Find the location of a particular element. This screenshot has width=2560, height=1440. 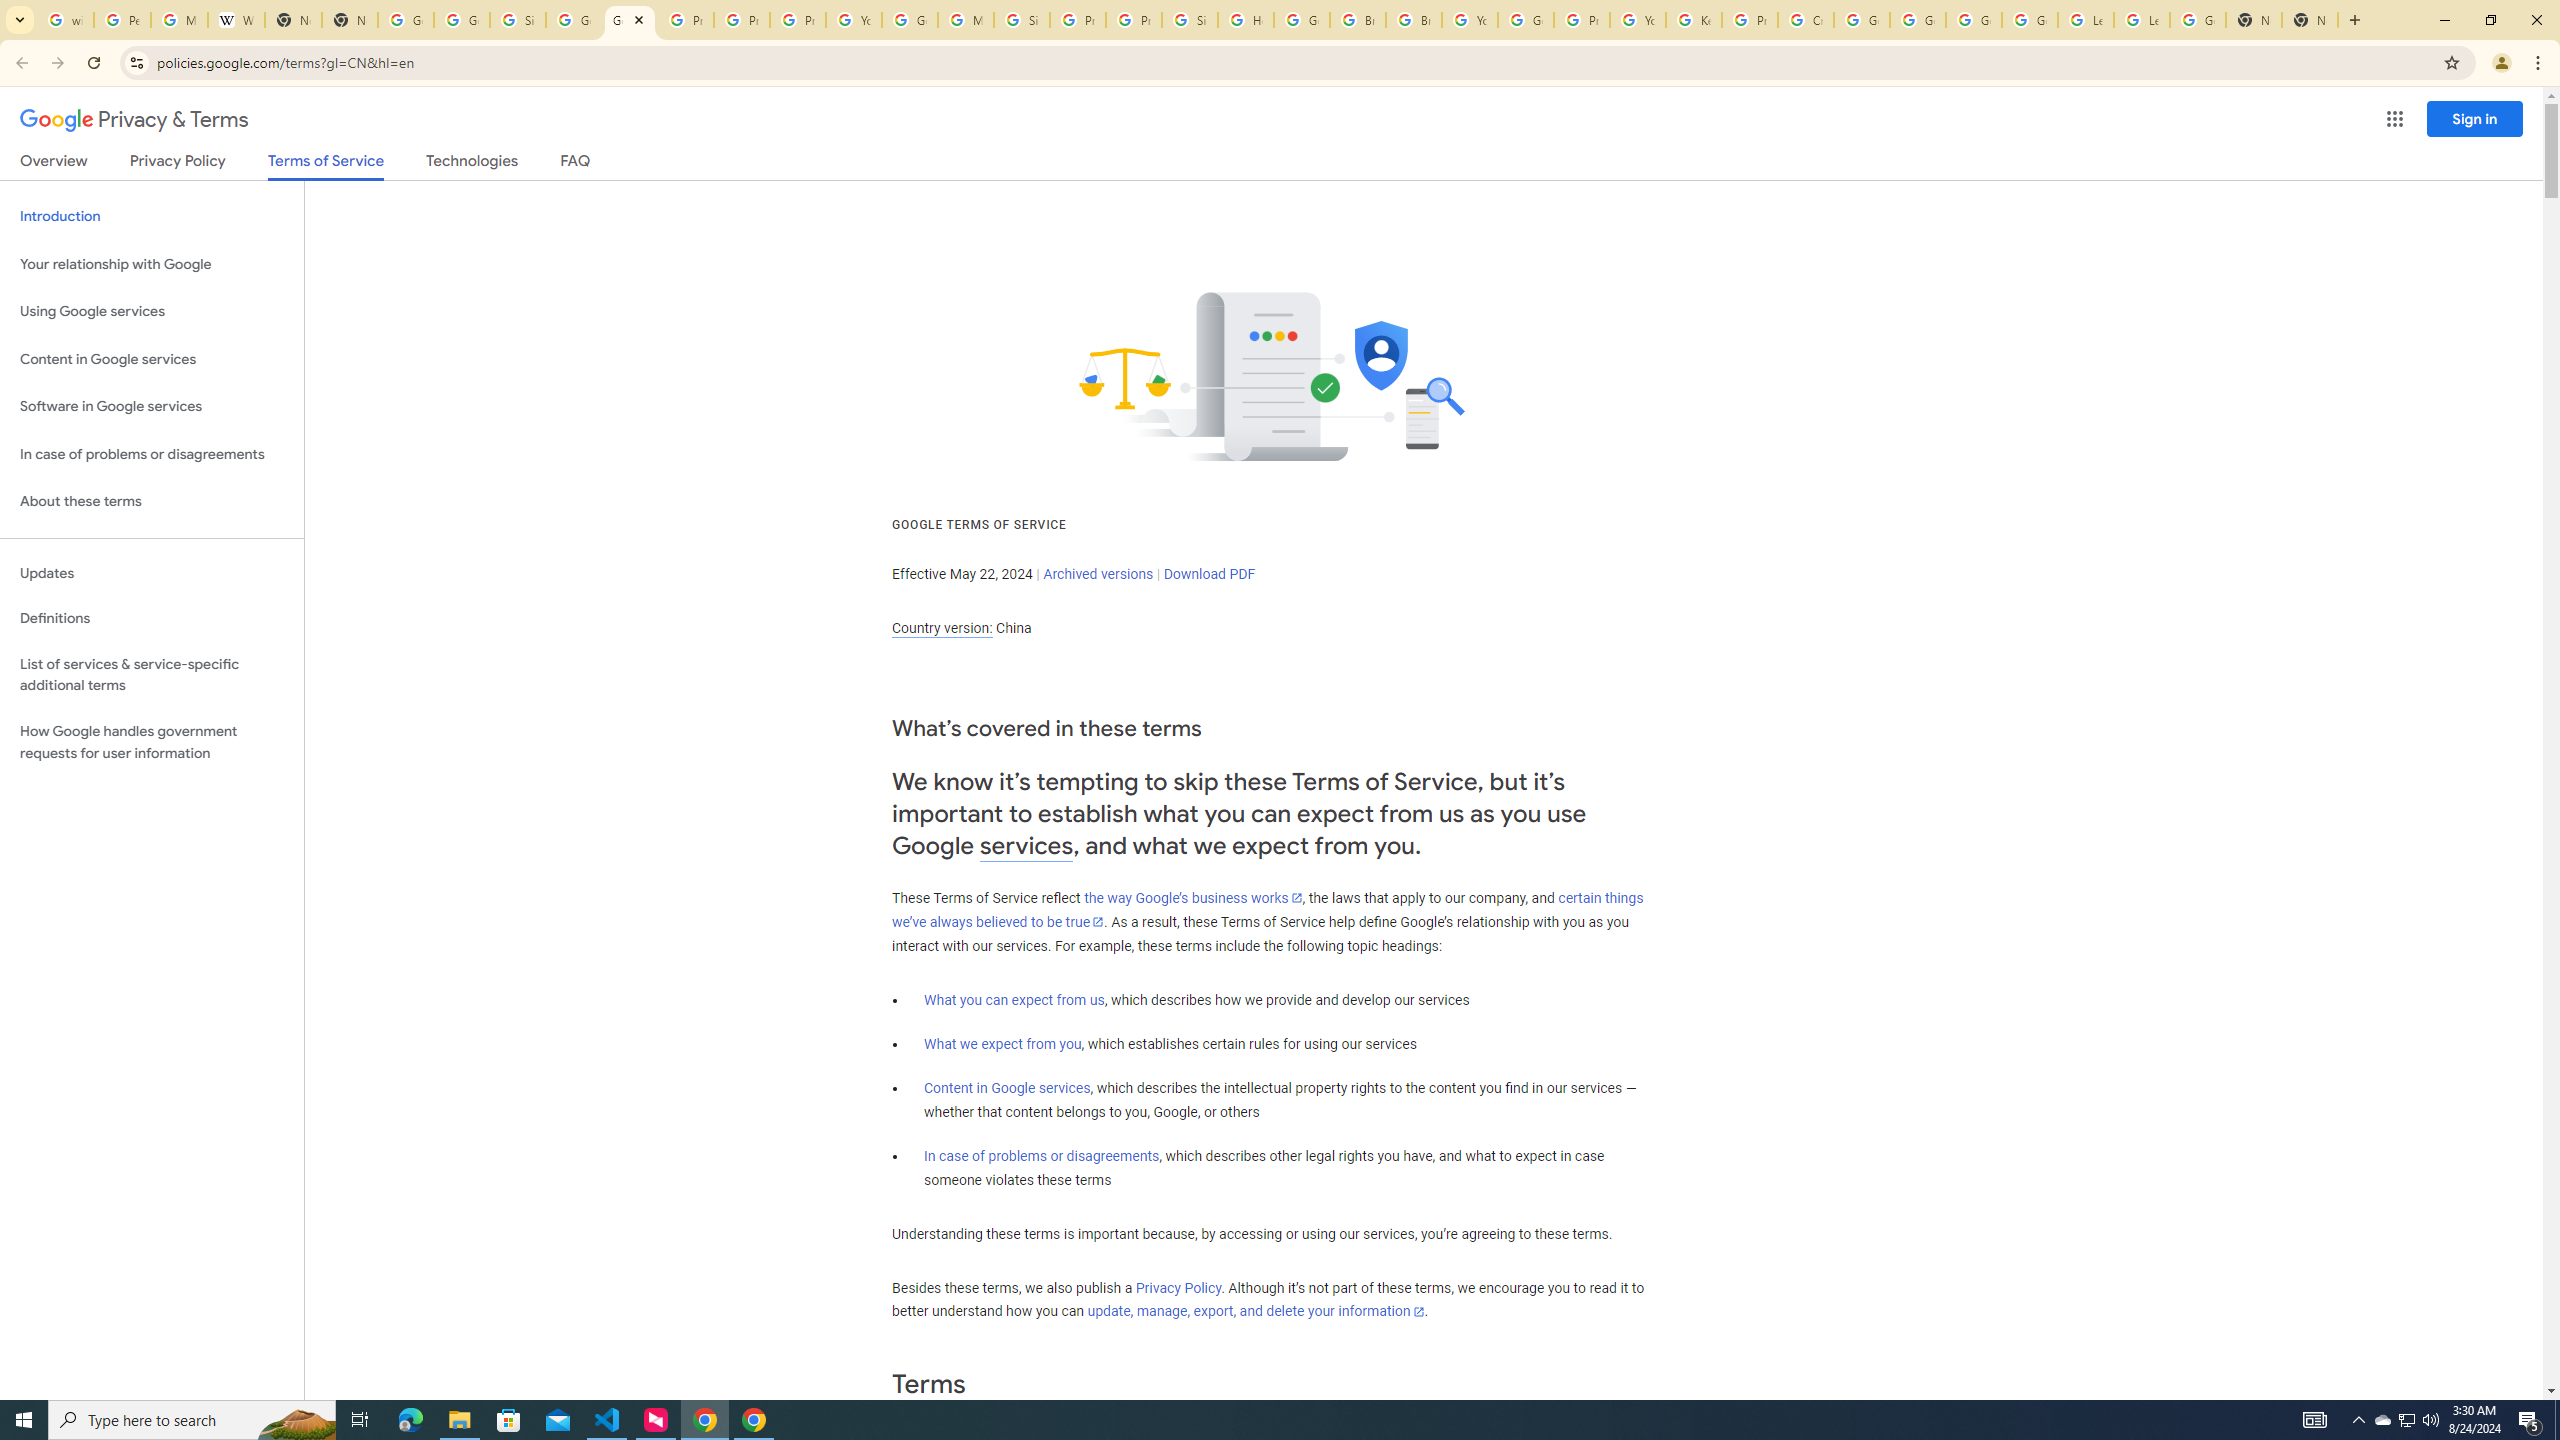

'Software in Google services' is located at coordinates (151, 405).